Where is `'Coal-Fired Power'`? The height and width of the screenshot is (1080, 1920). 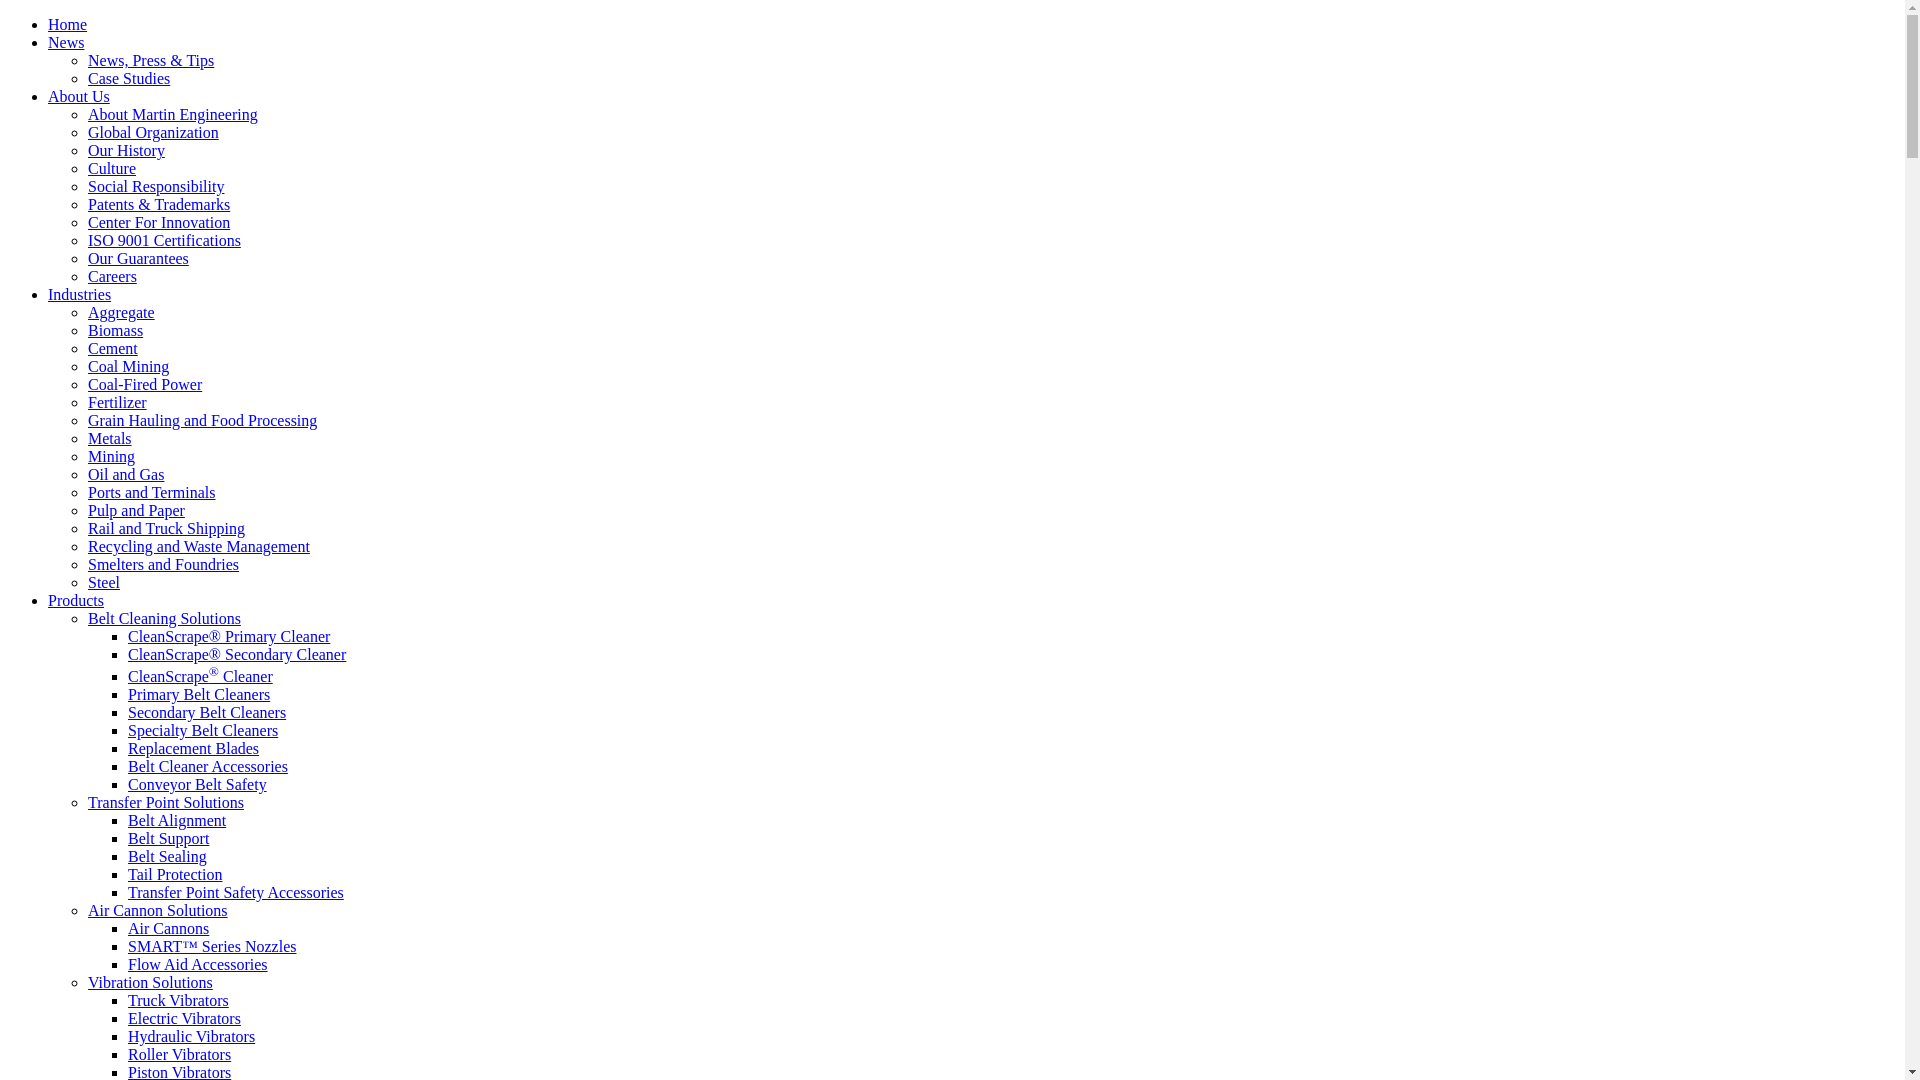
'Coal-Fired Power' is located at coordinates (143, 384).